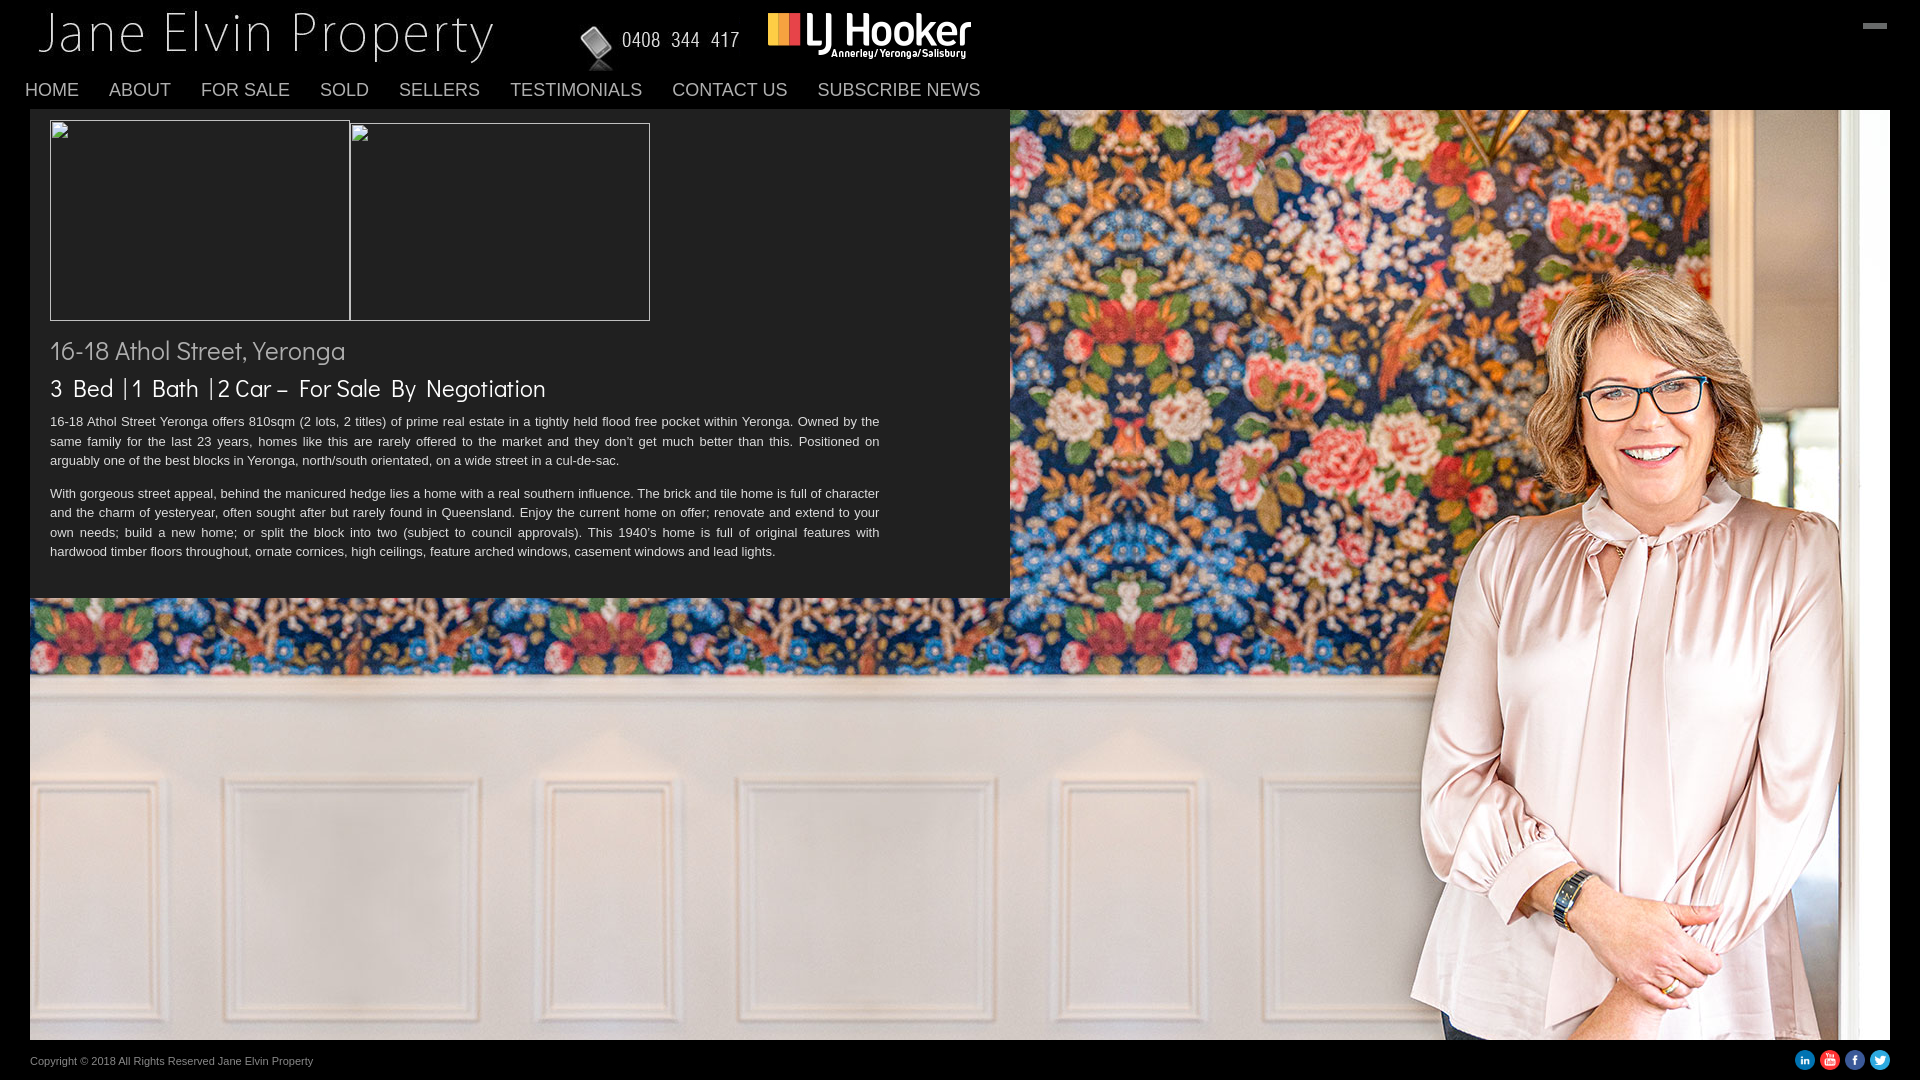 The image size is (1920, 1080). Describe the element at coordinates (259, 88) in the screenshot. I see `'FOR SALE'` at that location.